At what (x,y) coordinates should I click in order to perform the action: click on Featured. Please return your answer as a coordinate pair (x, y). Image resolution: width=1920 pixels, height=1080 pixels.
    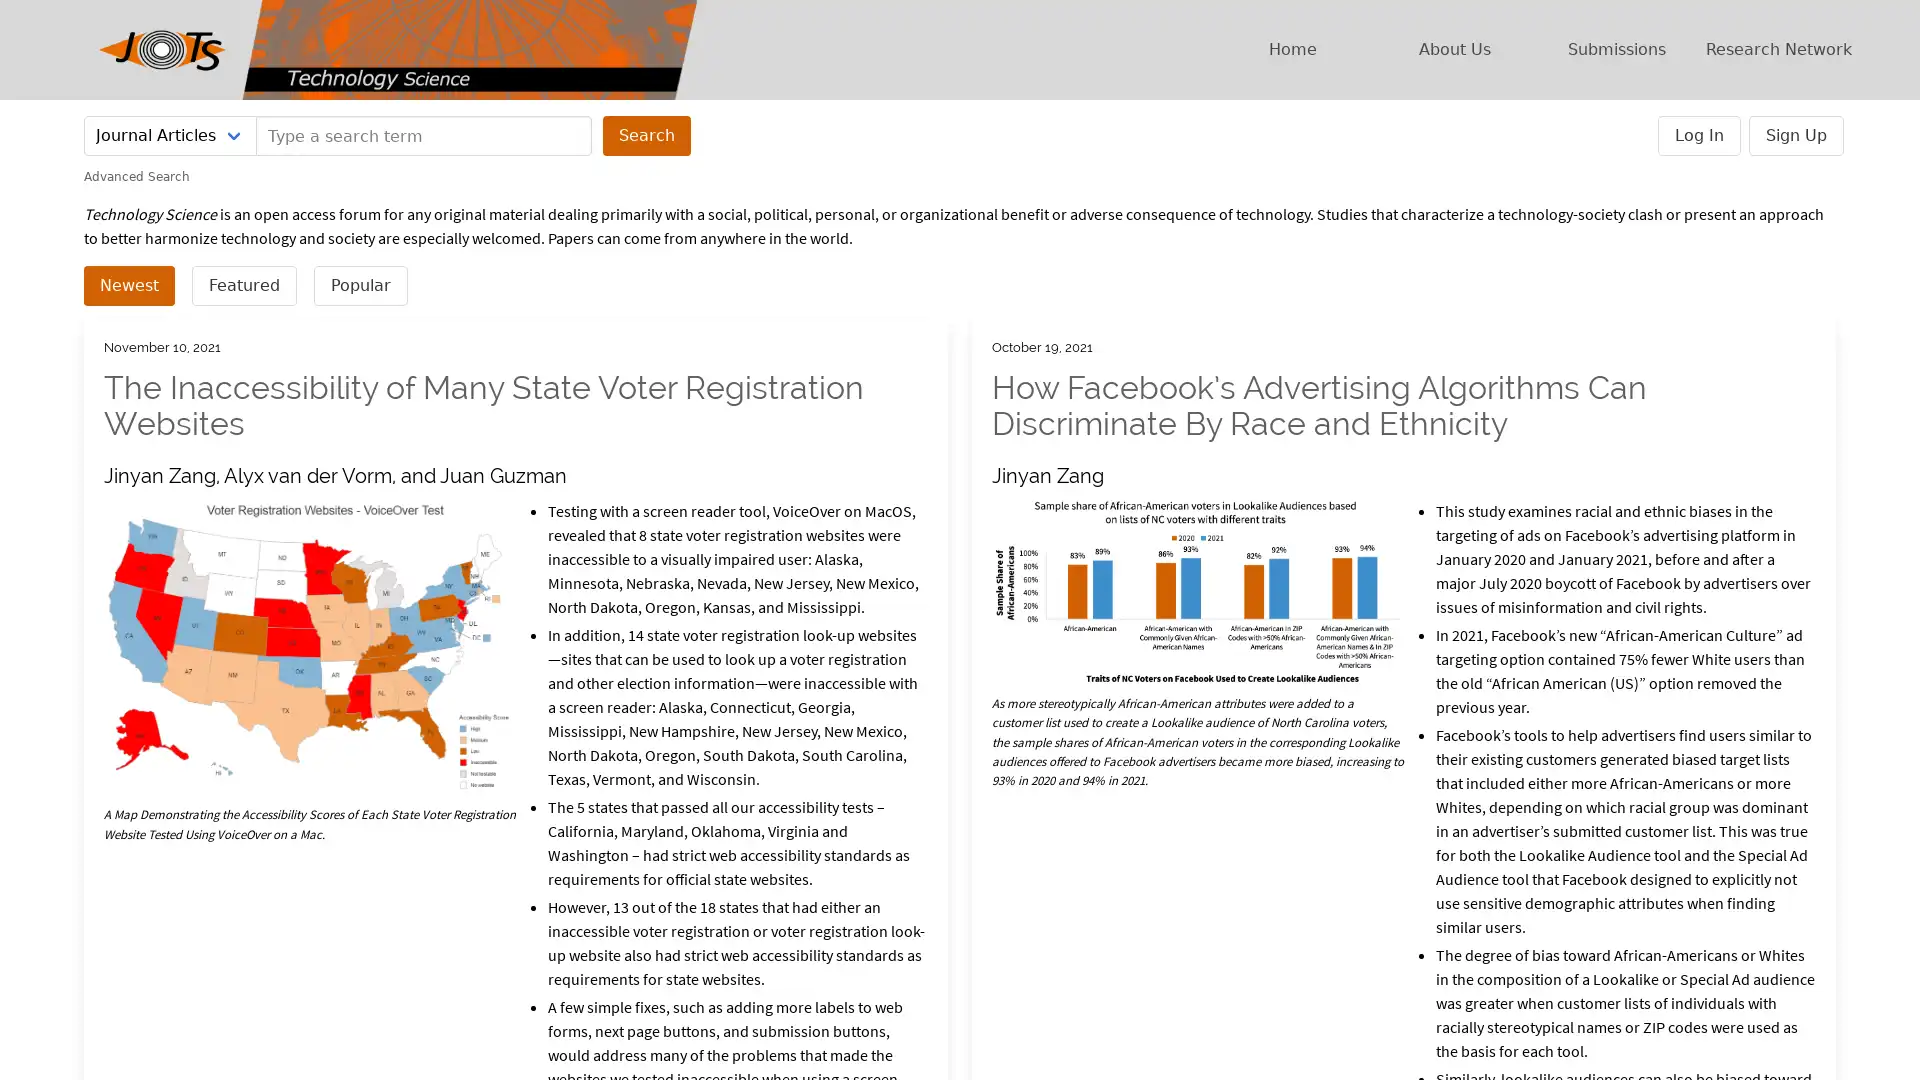
    Looking at the image, I should click on (243, 285).